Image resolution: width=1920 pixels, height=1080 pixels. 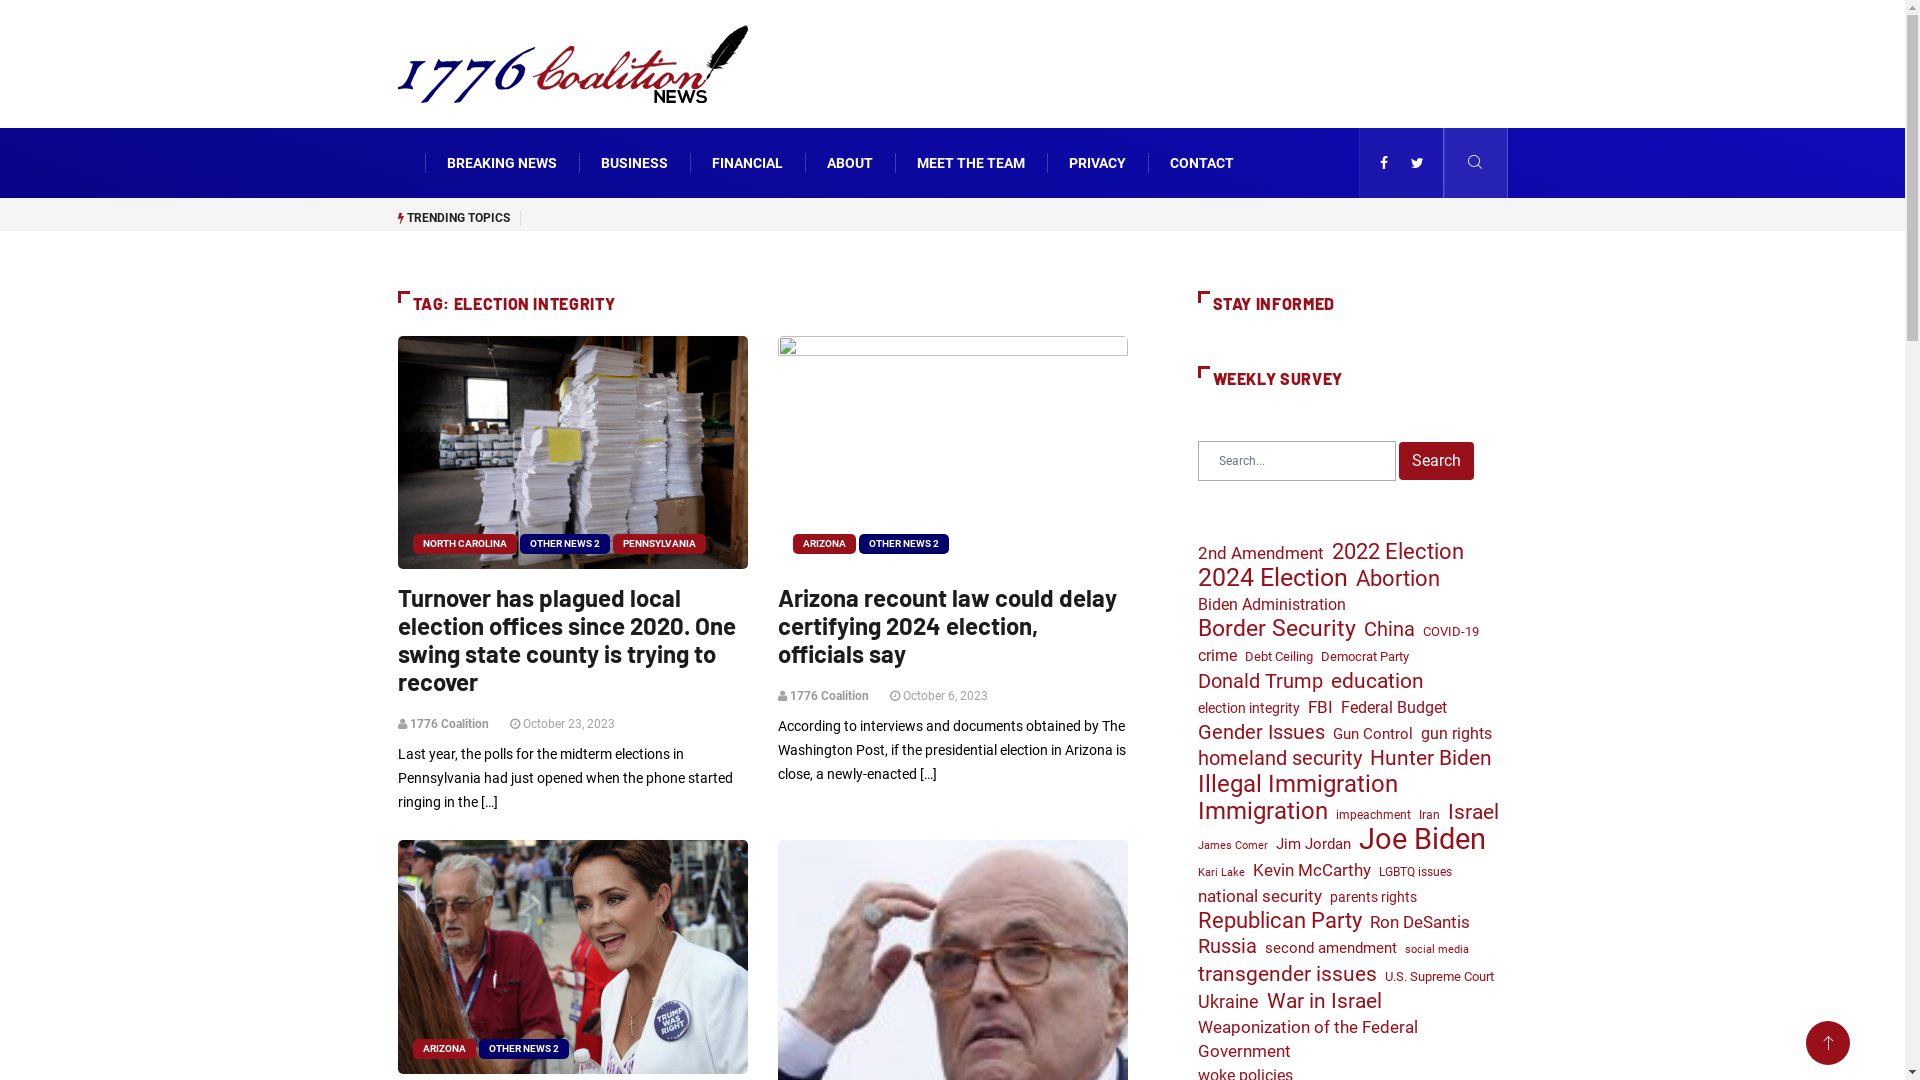 I want to click on 'transgender issues', so click(x=1198, y=973).